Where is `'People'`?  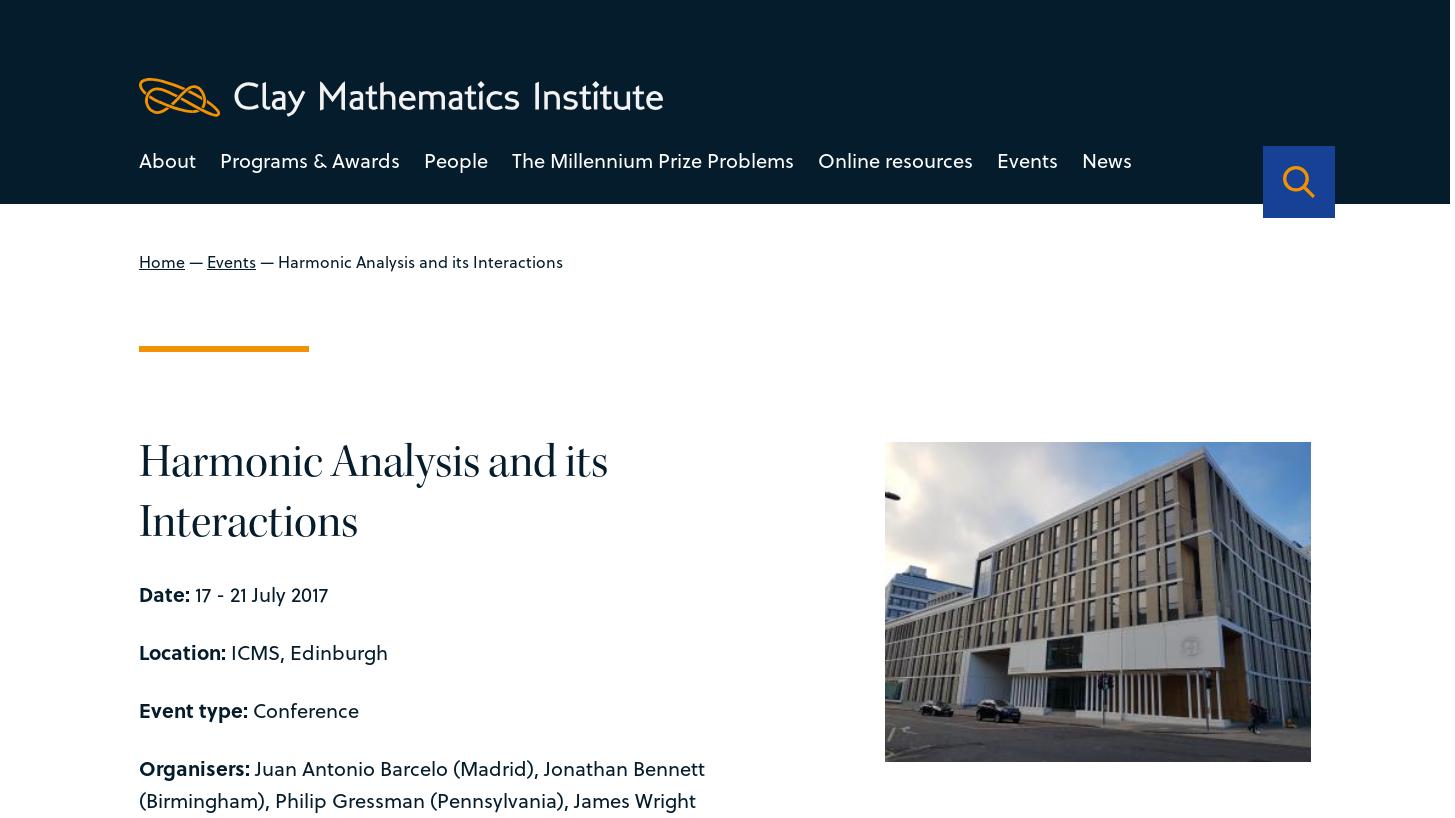 'People' is located at coordinates (455, 158).